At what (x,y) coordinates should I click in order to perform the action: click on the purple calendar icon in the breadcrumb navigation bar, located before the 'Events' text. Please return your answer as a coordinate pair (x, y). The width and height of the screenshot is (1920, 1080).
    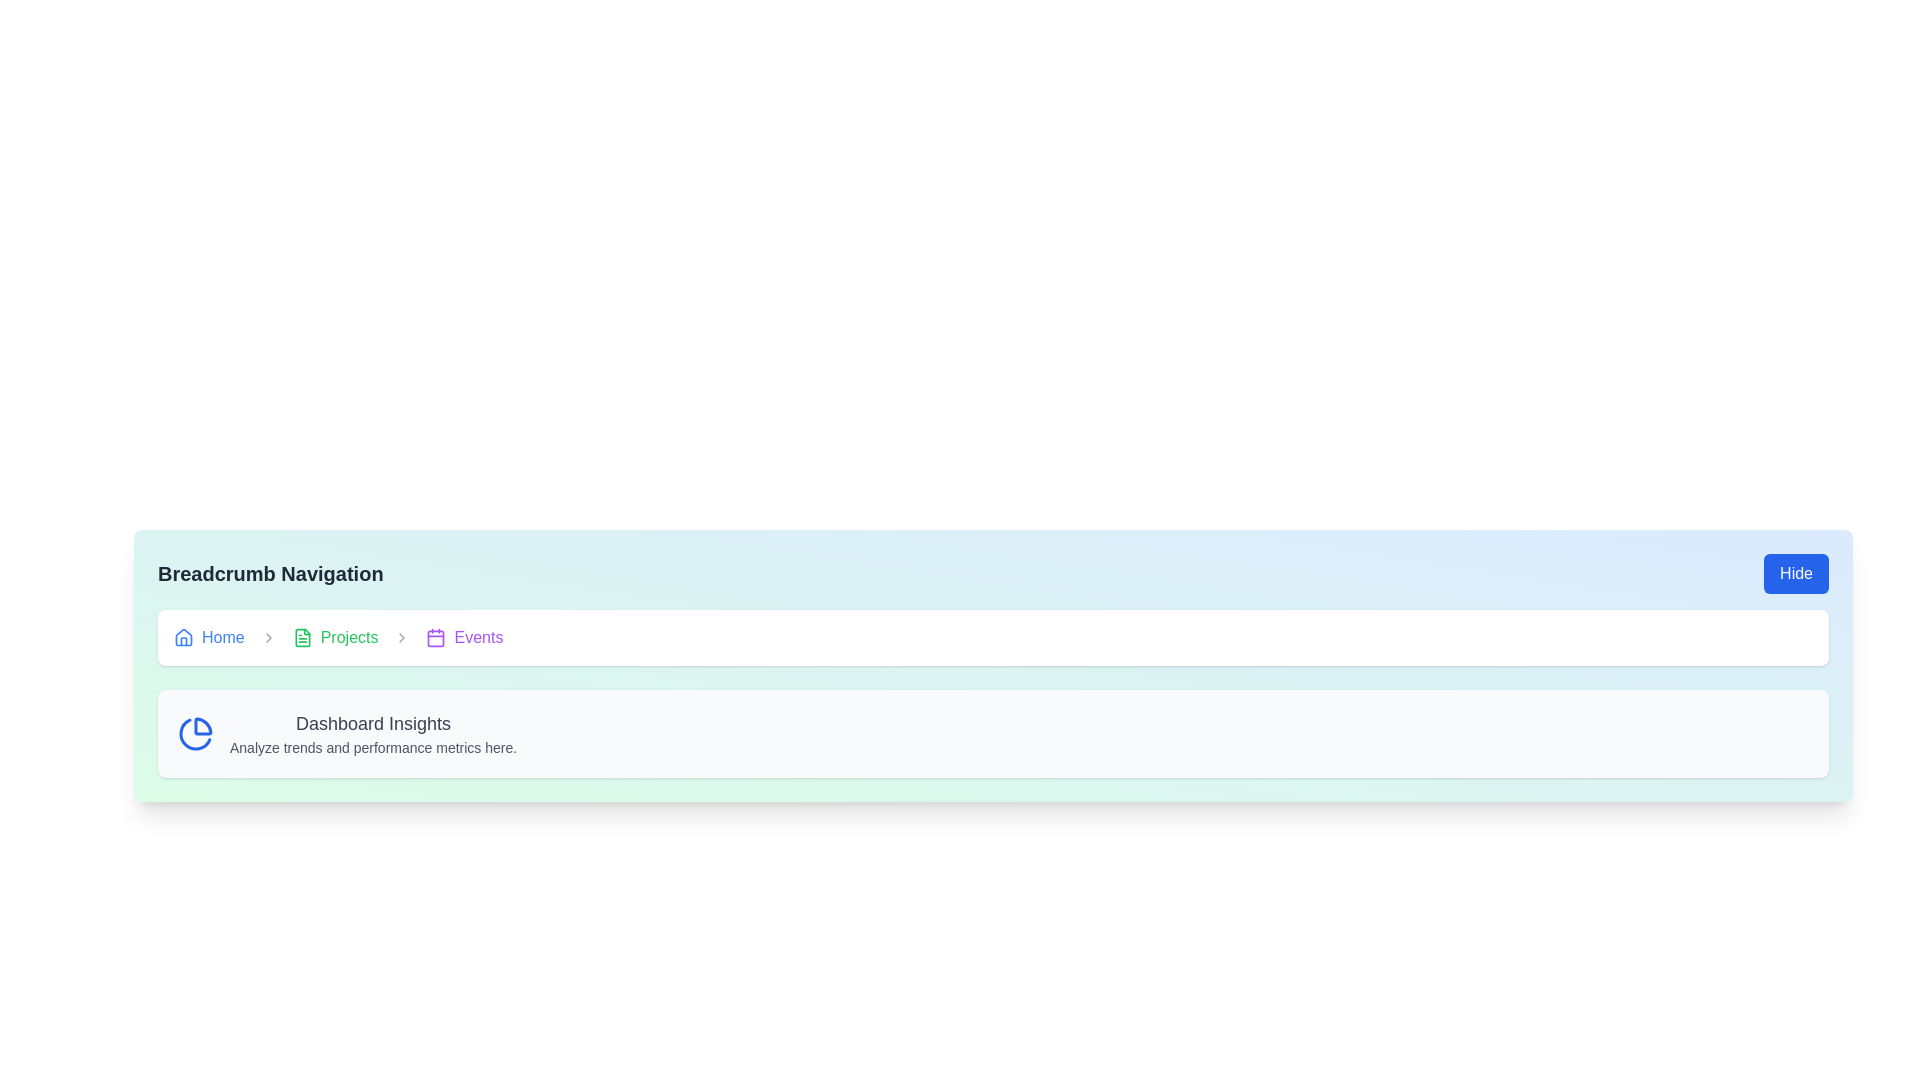
    Looking at the image, I should click on (435, 637).